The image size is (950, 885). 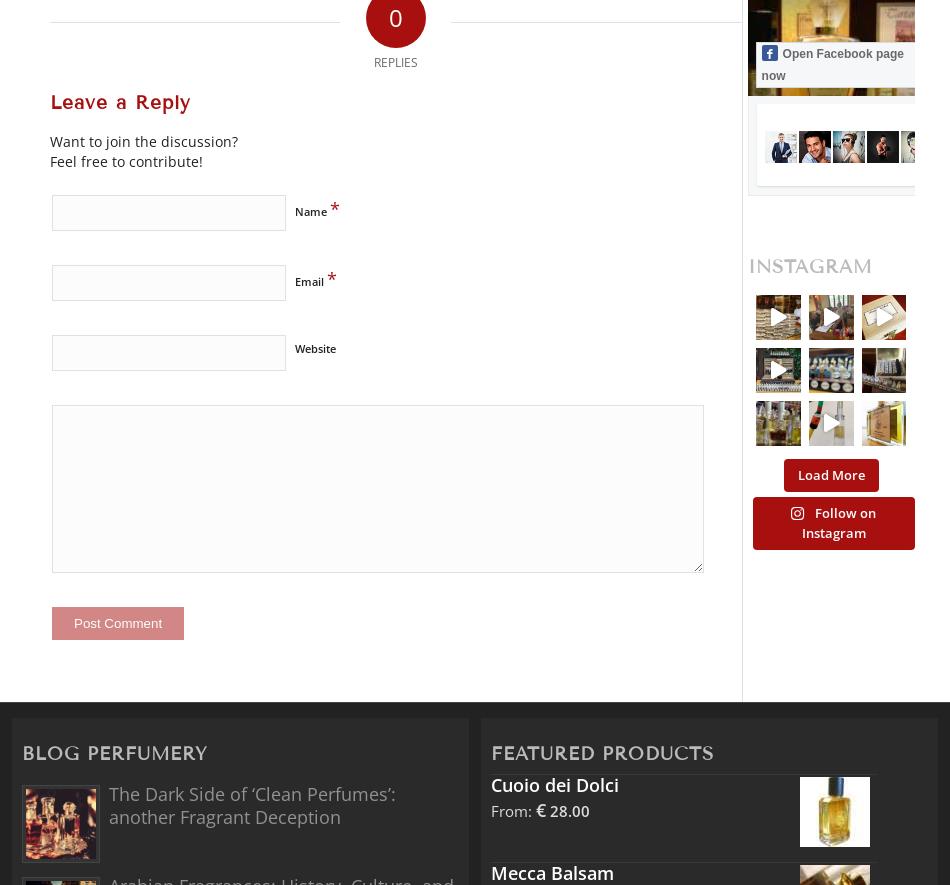 I want to click on 'The Dark Side of ‘Clean Perfumes’: another Fragrant Deception', so click(x=251, y=805).